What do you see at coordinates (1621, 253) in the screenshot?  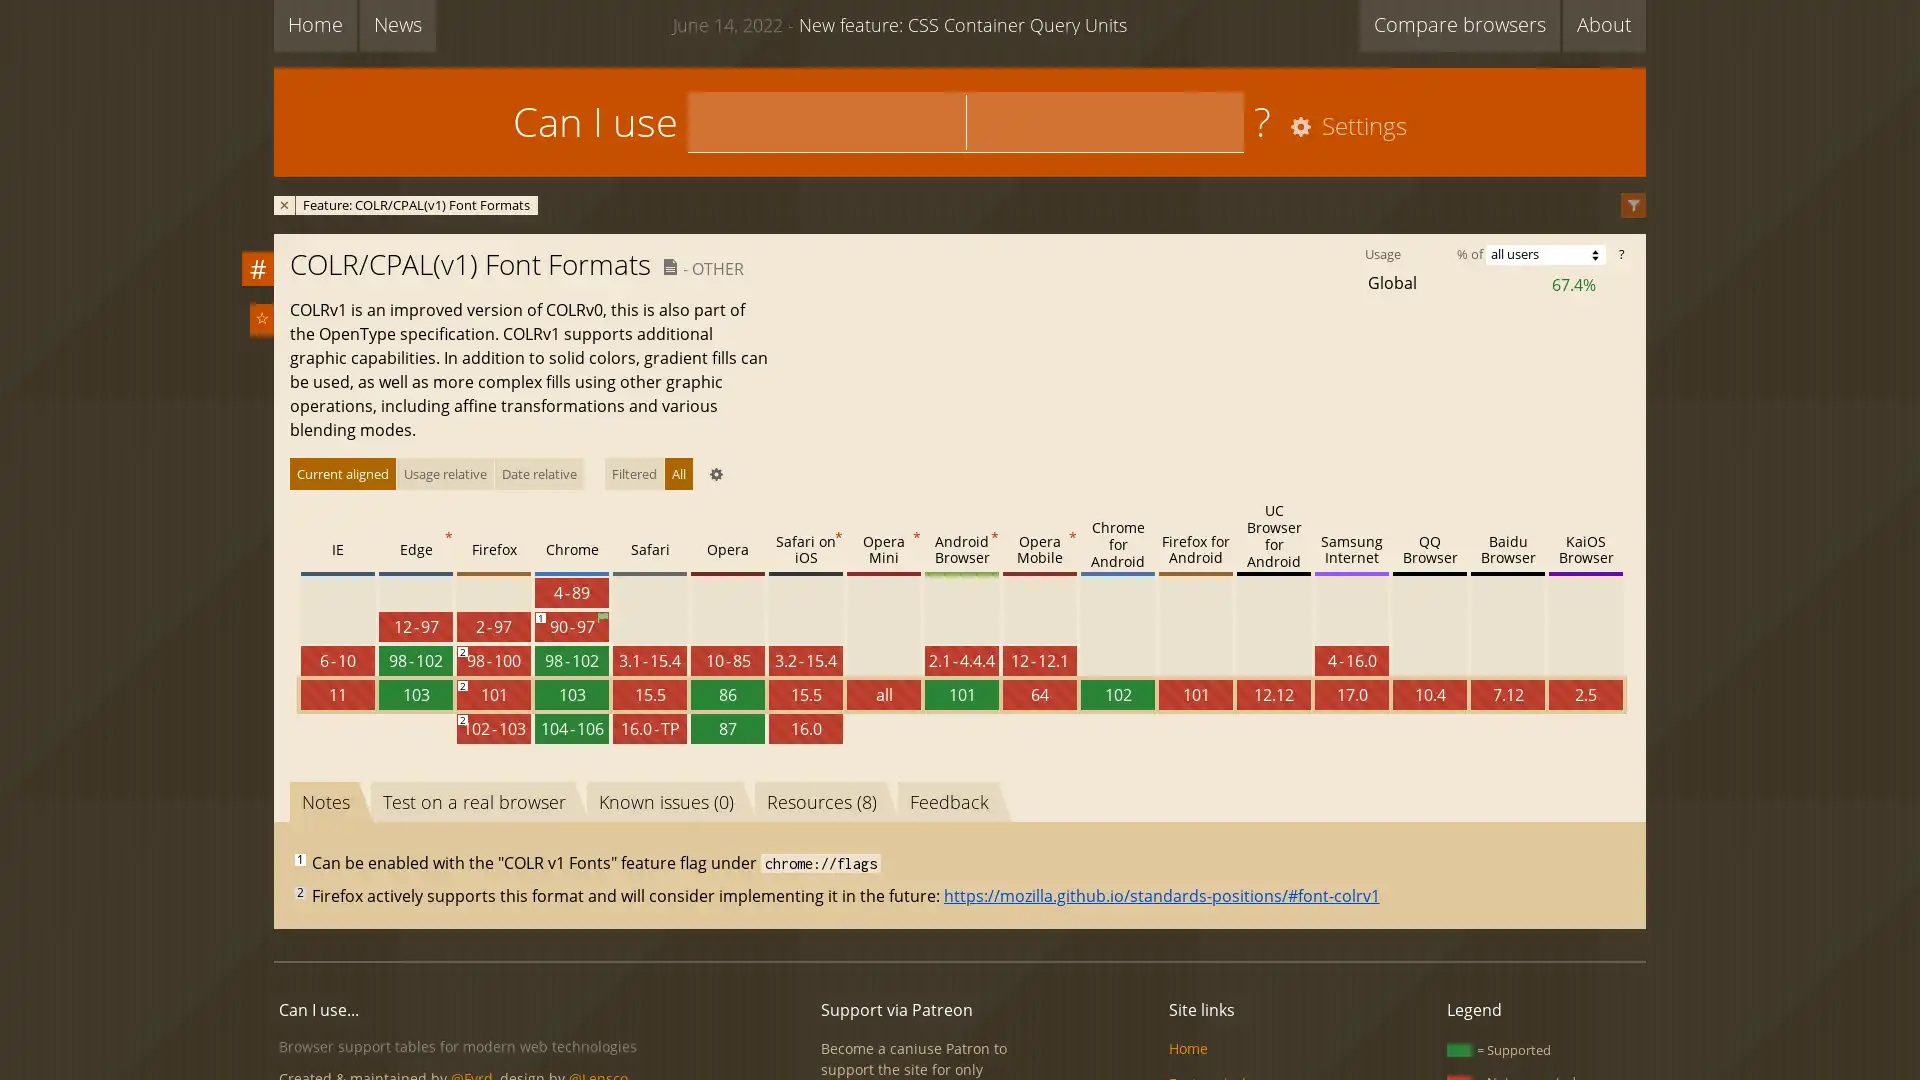 I see `?` at bounding box center [1621, 253].